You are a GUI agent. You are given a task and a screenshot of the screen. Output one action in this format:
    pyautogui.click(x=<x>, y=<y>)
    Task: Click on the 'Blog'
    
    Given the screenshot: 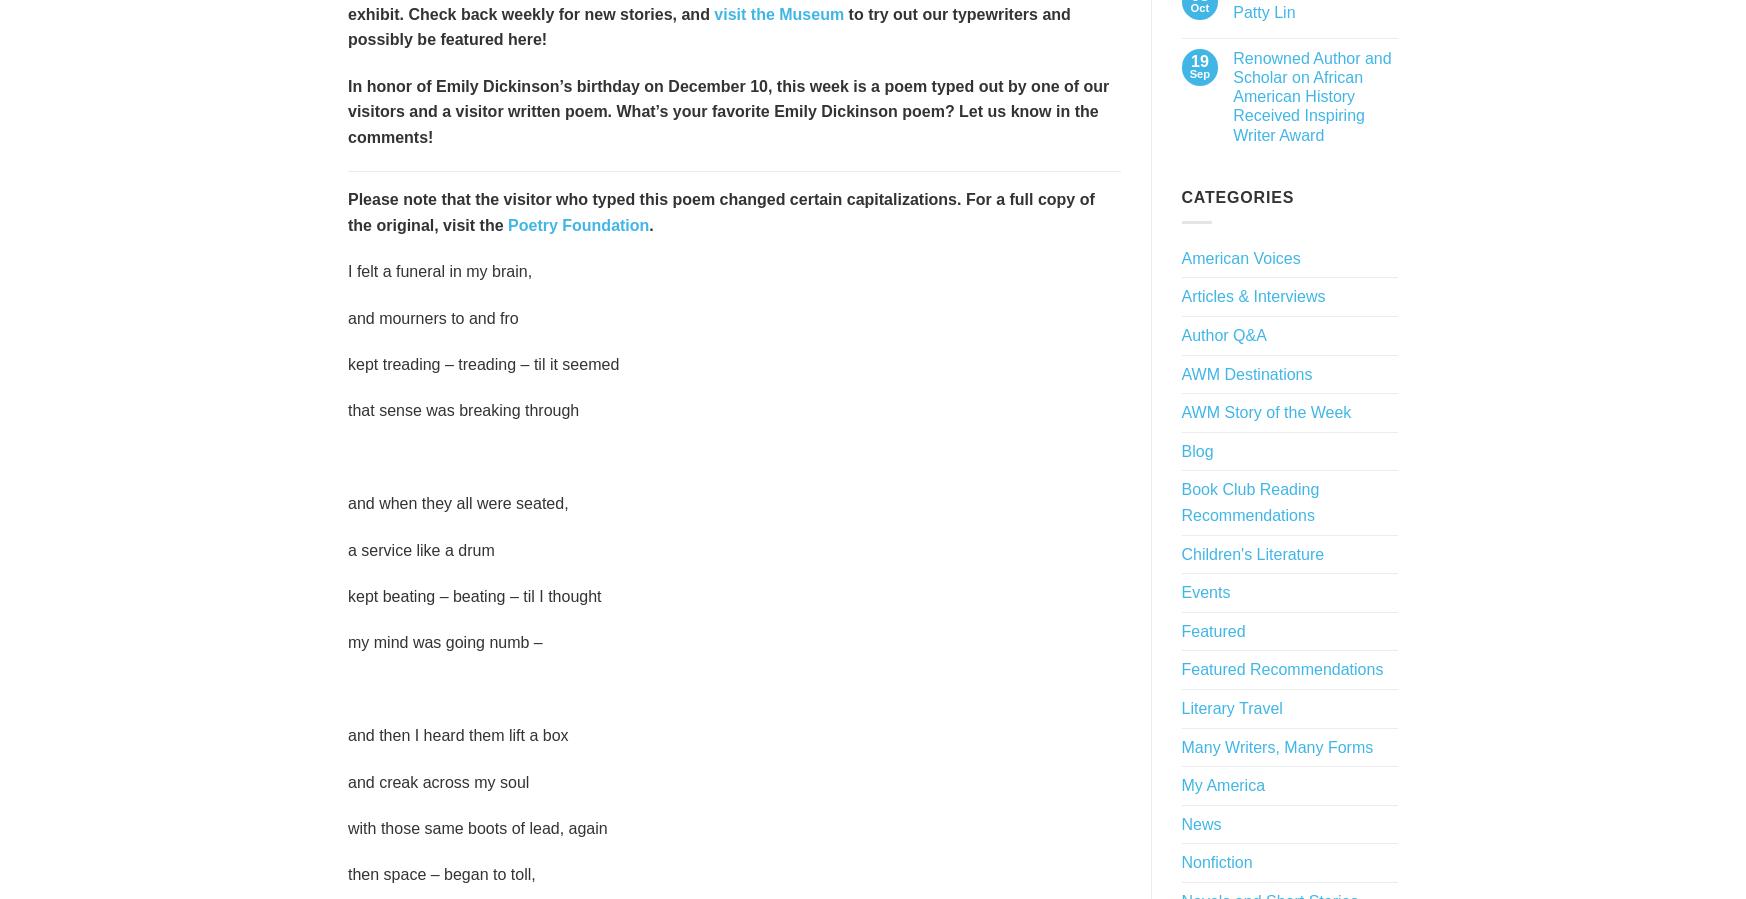 What is the action you would take?
    pyautogui.click(x=1180, y=449)
    